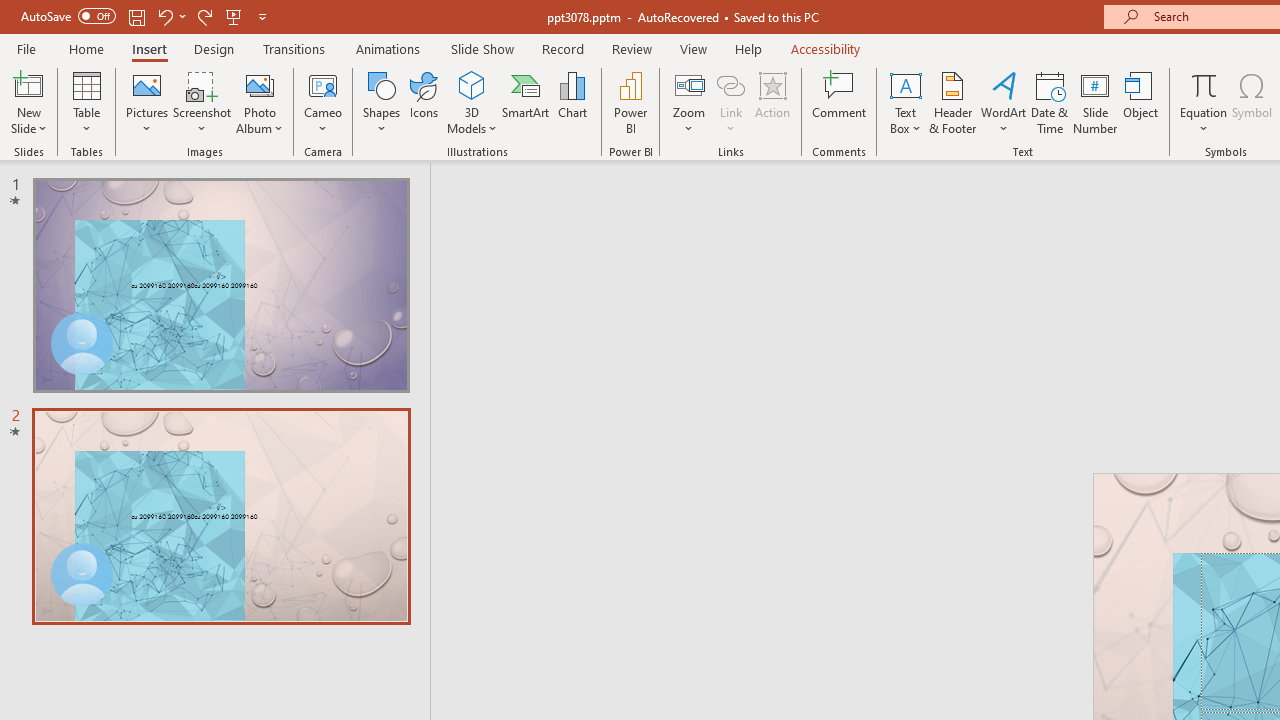  Describe the element at coordinates (839, 103) in the screenshot. I see `'Comment'` at that location.